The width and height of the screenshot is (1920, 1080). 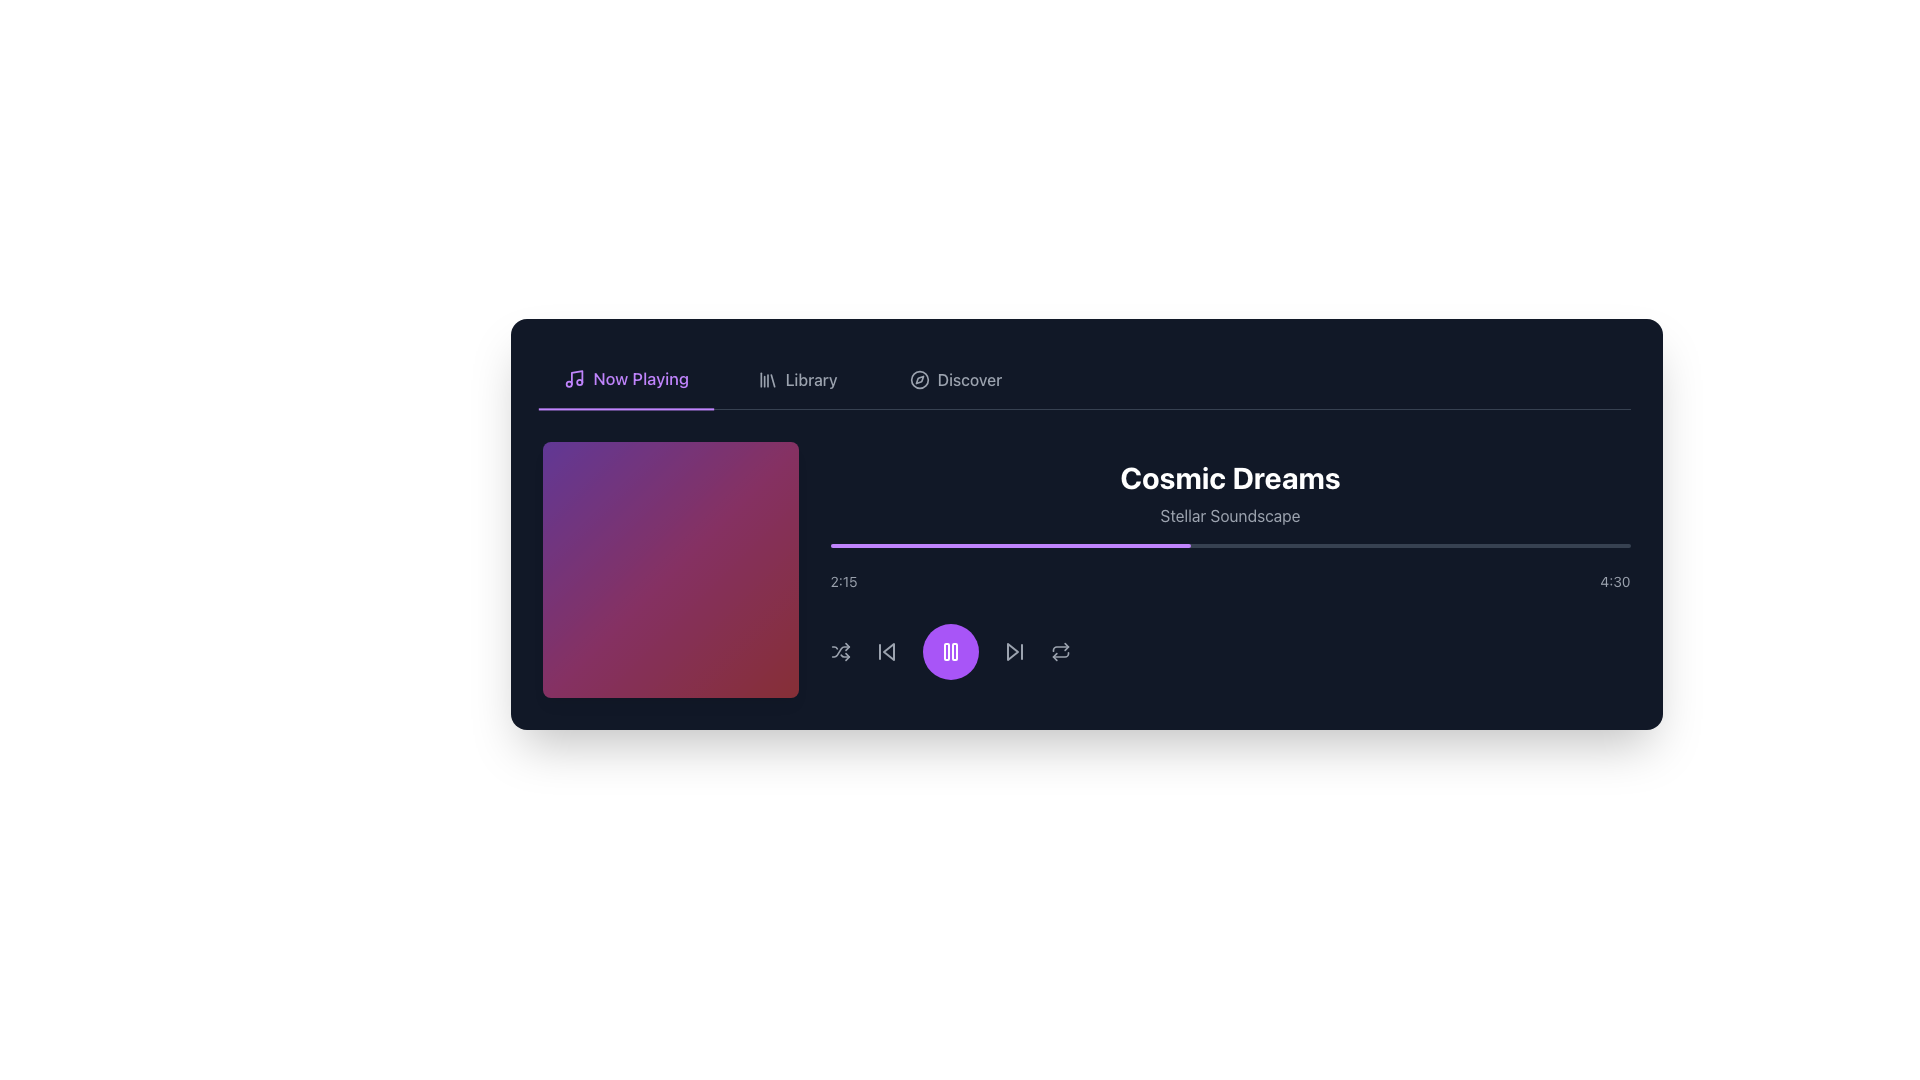 I want to click on the prominent image placeholder box with a gradient color scheme transitioning from purple to red, located on the left side of the media player interface, so click(x=670, y=570).